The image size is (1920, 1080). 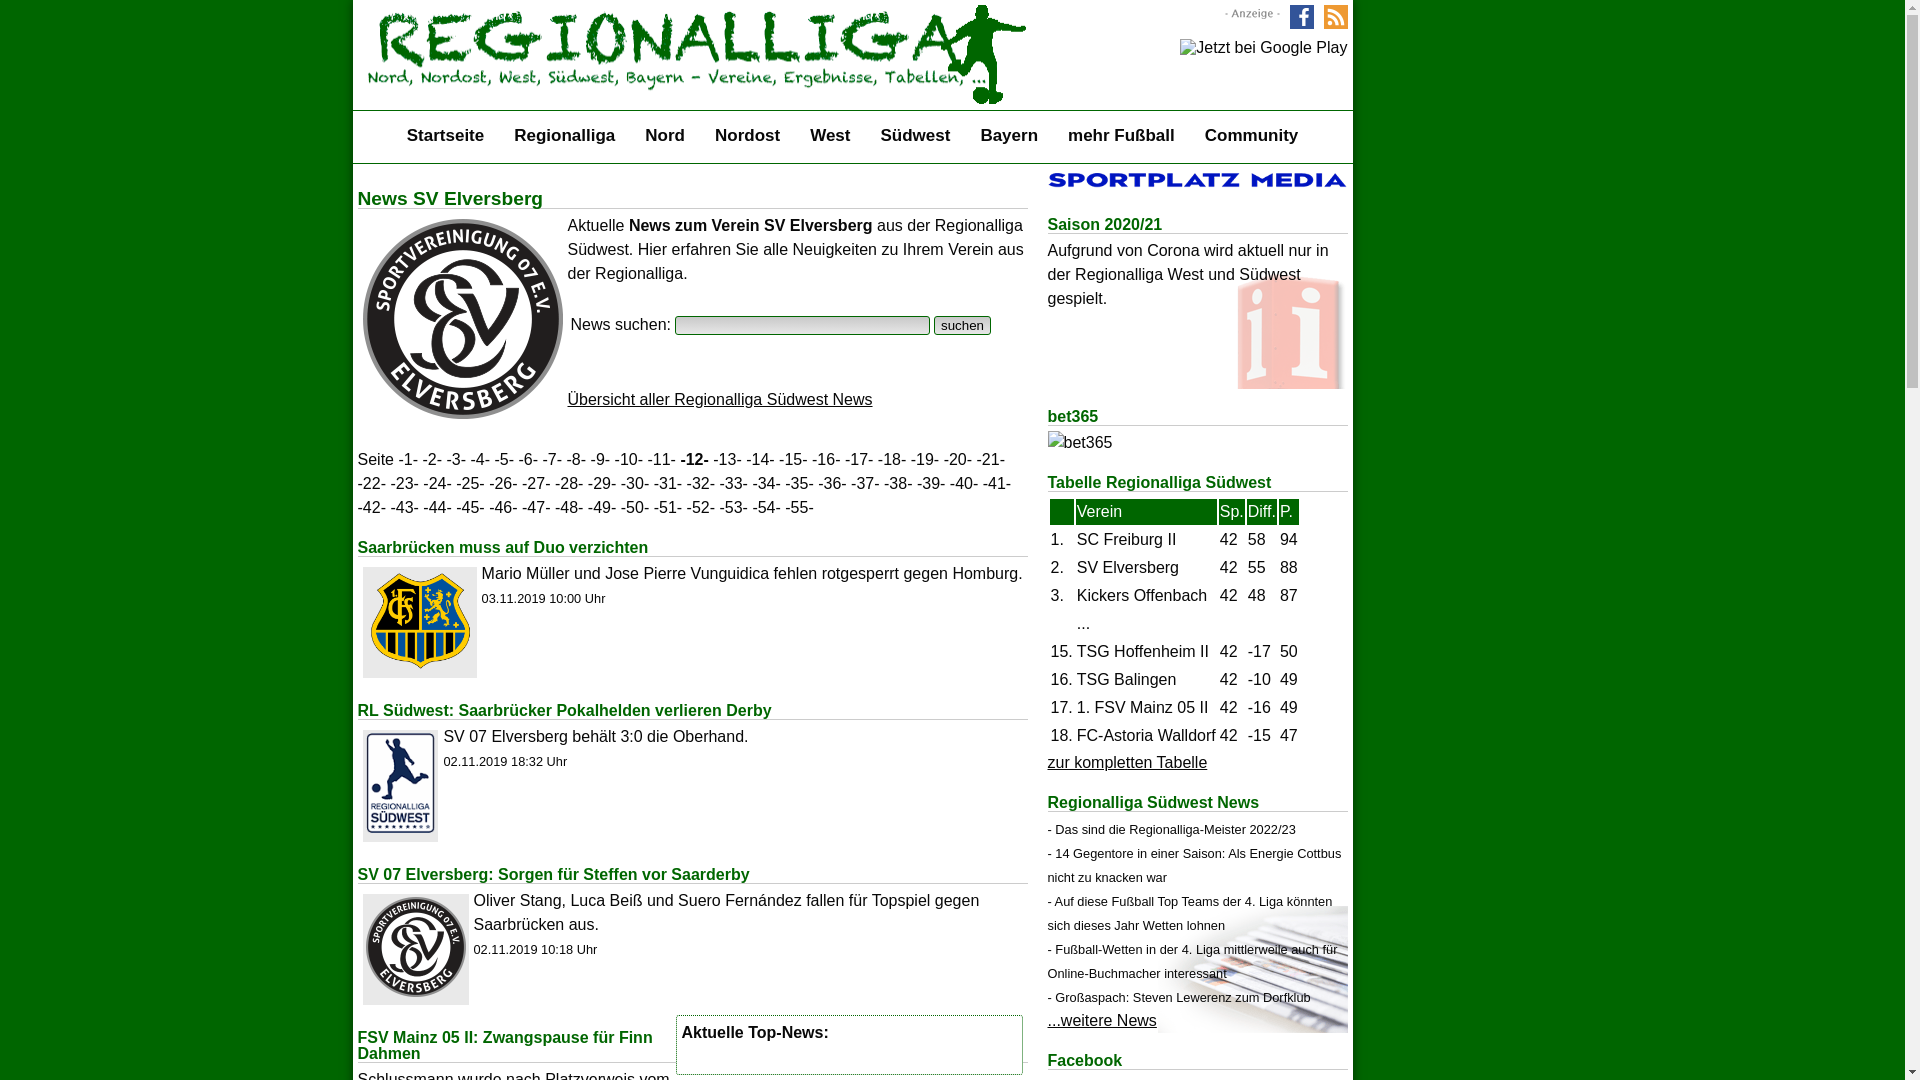 I want to click on '-14-', so click(x=758, y=459).